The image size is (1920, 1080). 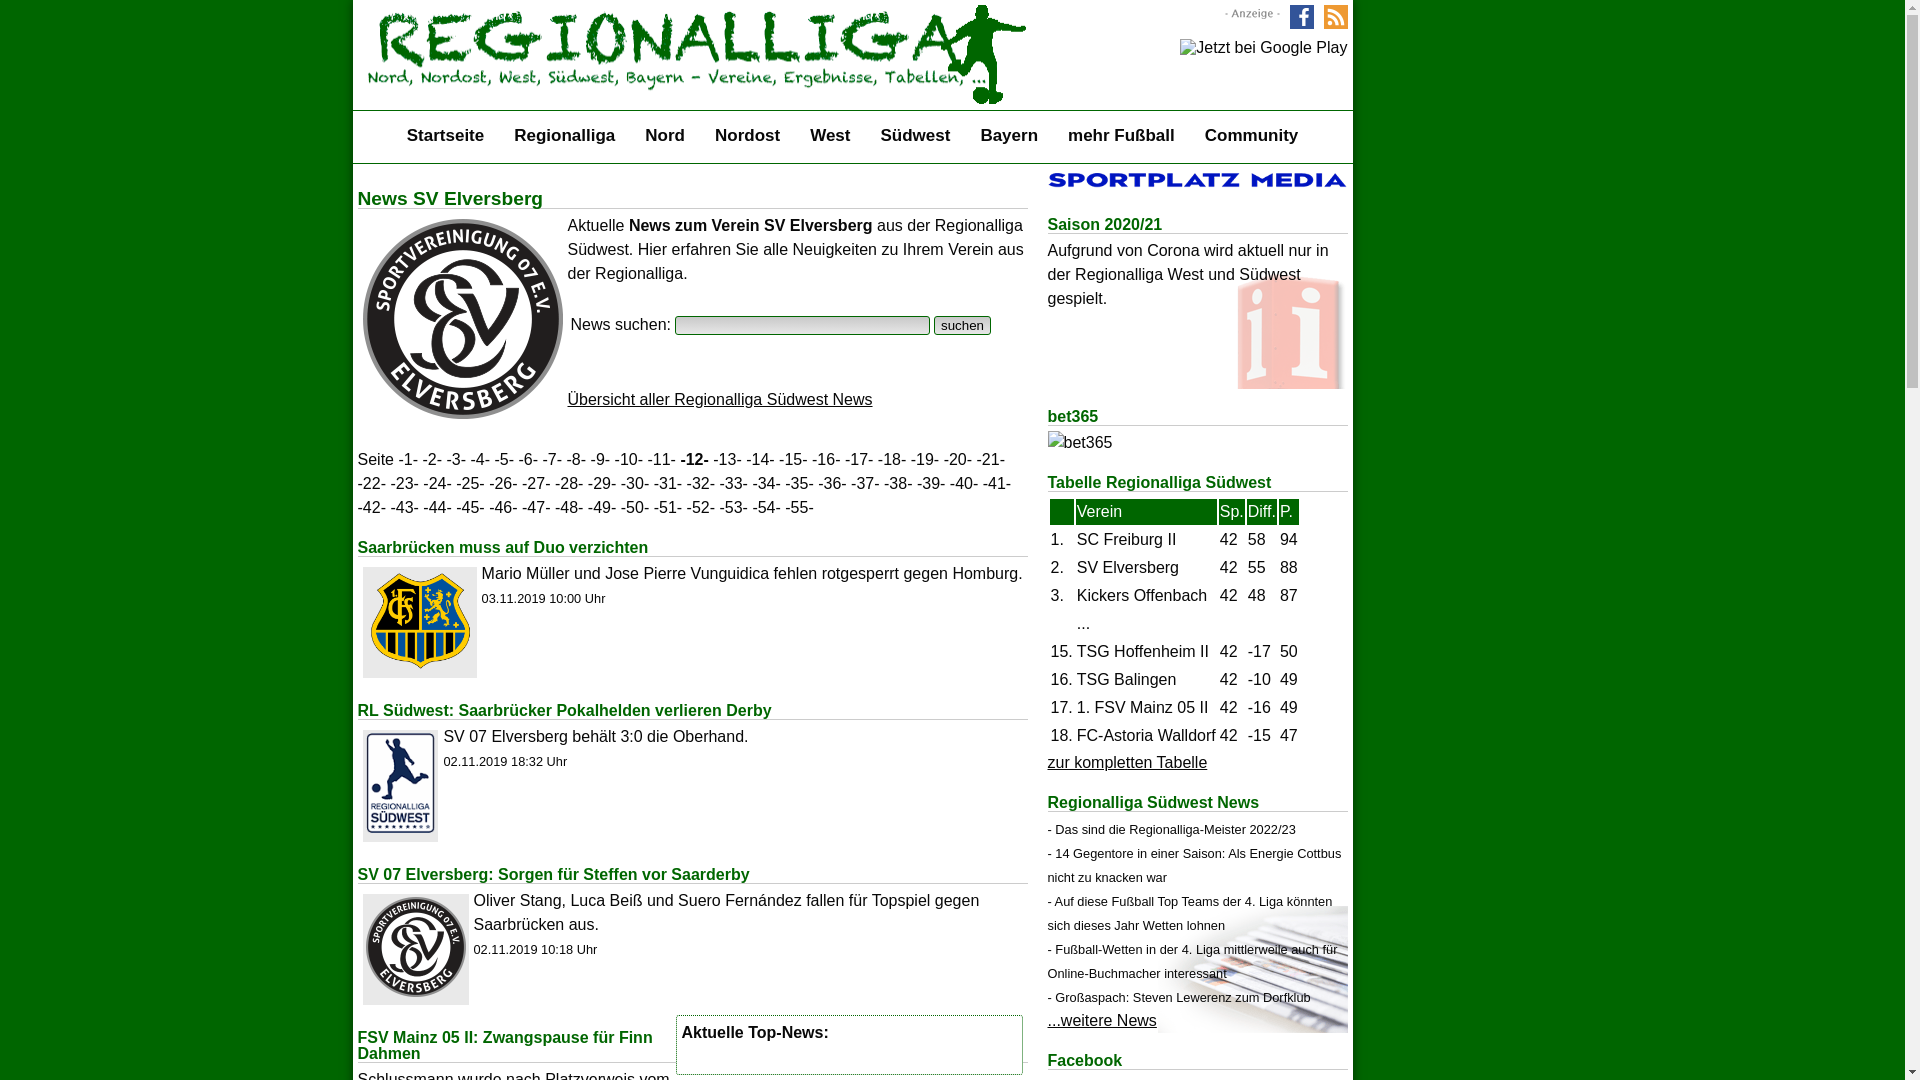 I want to click on '-14-', so click(x=758, y=459).